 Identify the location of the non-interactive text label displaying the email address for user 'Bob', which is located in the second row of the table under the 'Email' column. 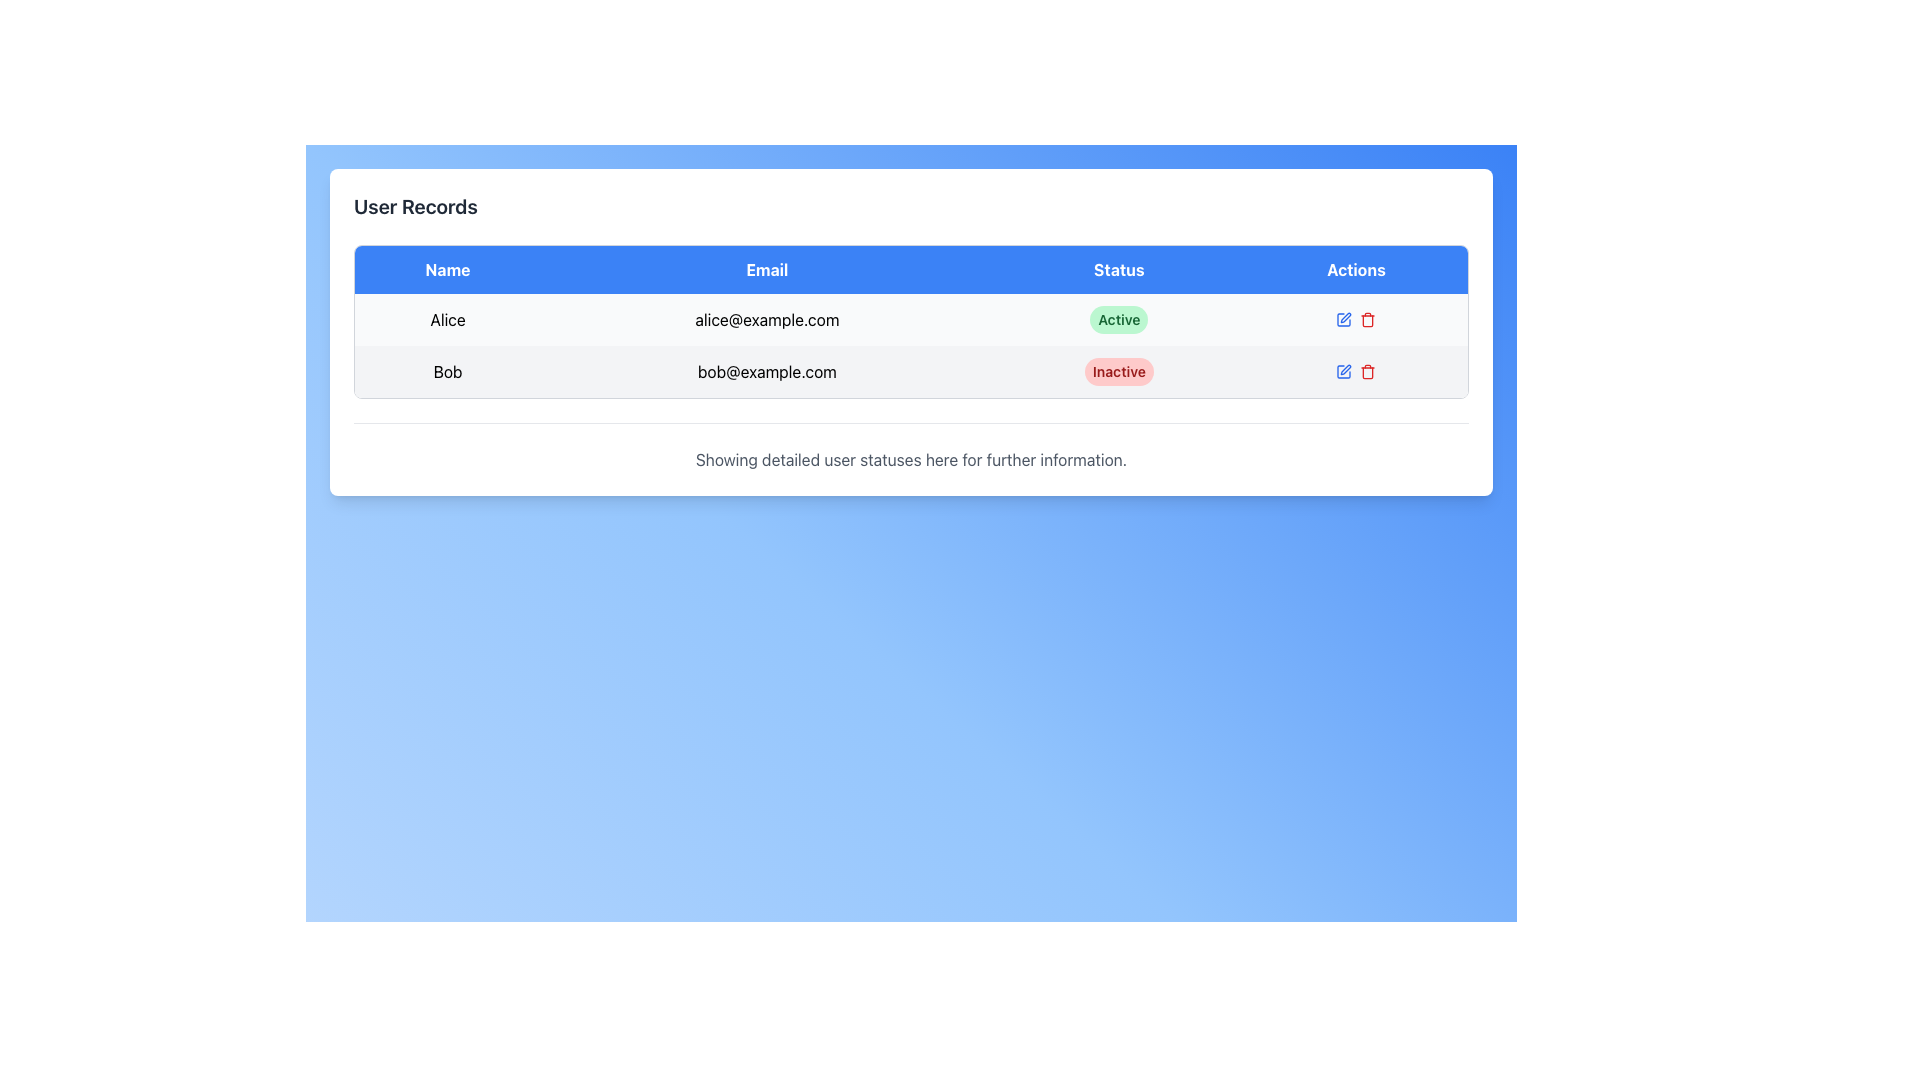
(766, 371).